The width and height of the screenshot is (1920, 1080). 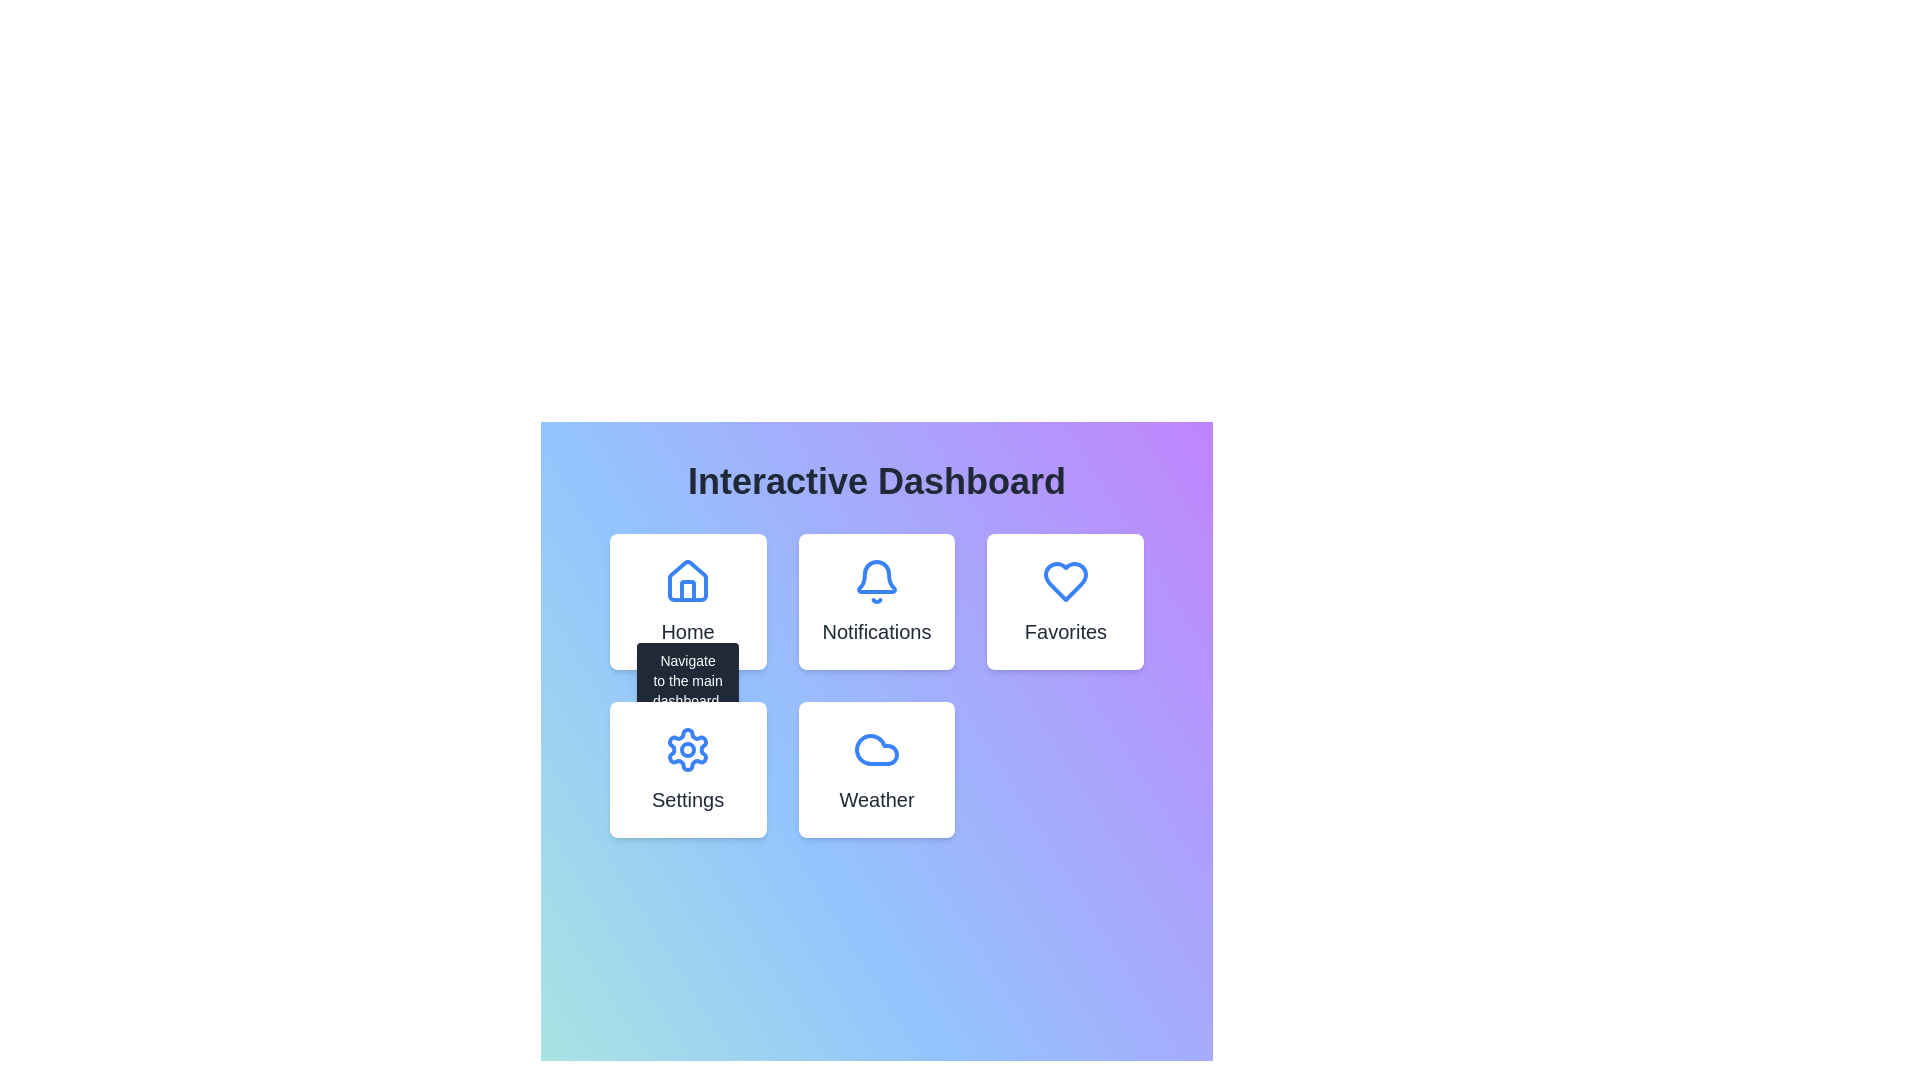 What do you see at coordinates (688, 582) in the screenshot?
I see `the 'Home' navigation icon located in the first tile of the grid arrangement beneath the 'Interactive Dashboard' heading` at bounding box center [688, 582].